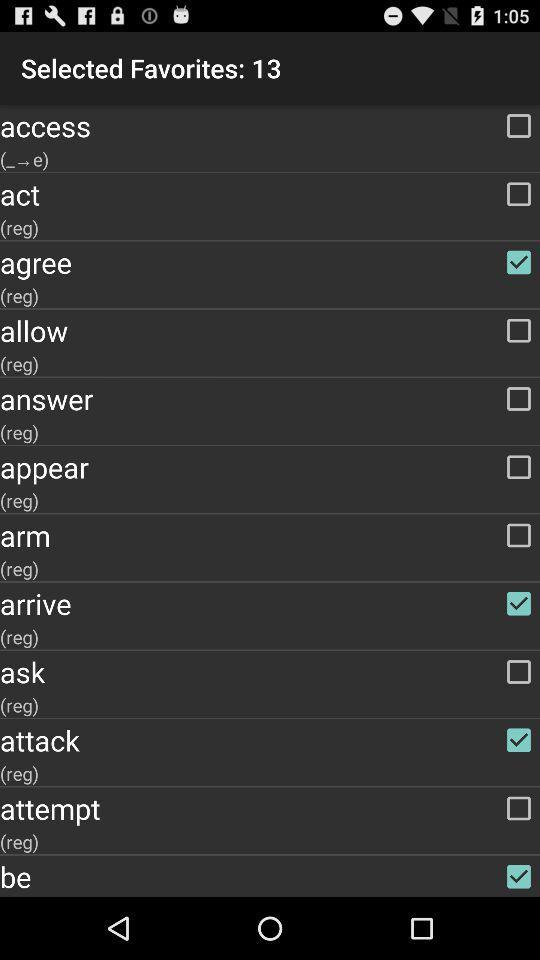 The width and height of the screenshot is (540, 960). Describe the element at coordinates (270, 194) in the screenshot. I see `the app above the (reg)  app` at that location.